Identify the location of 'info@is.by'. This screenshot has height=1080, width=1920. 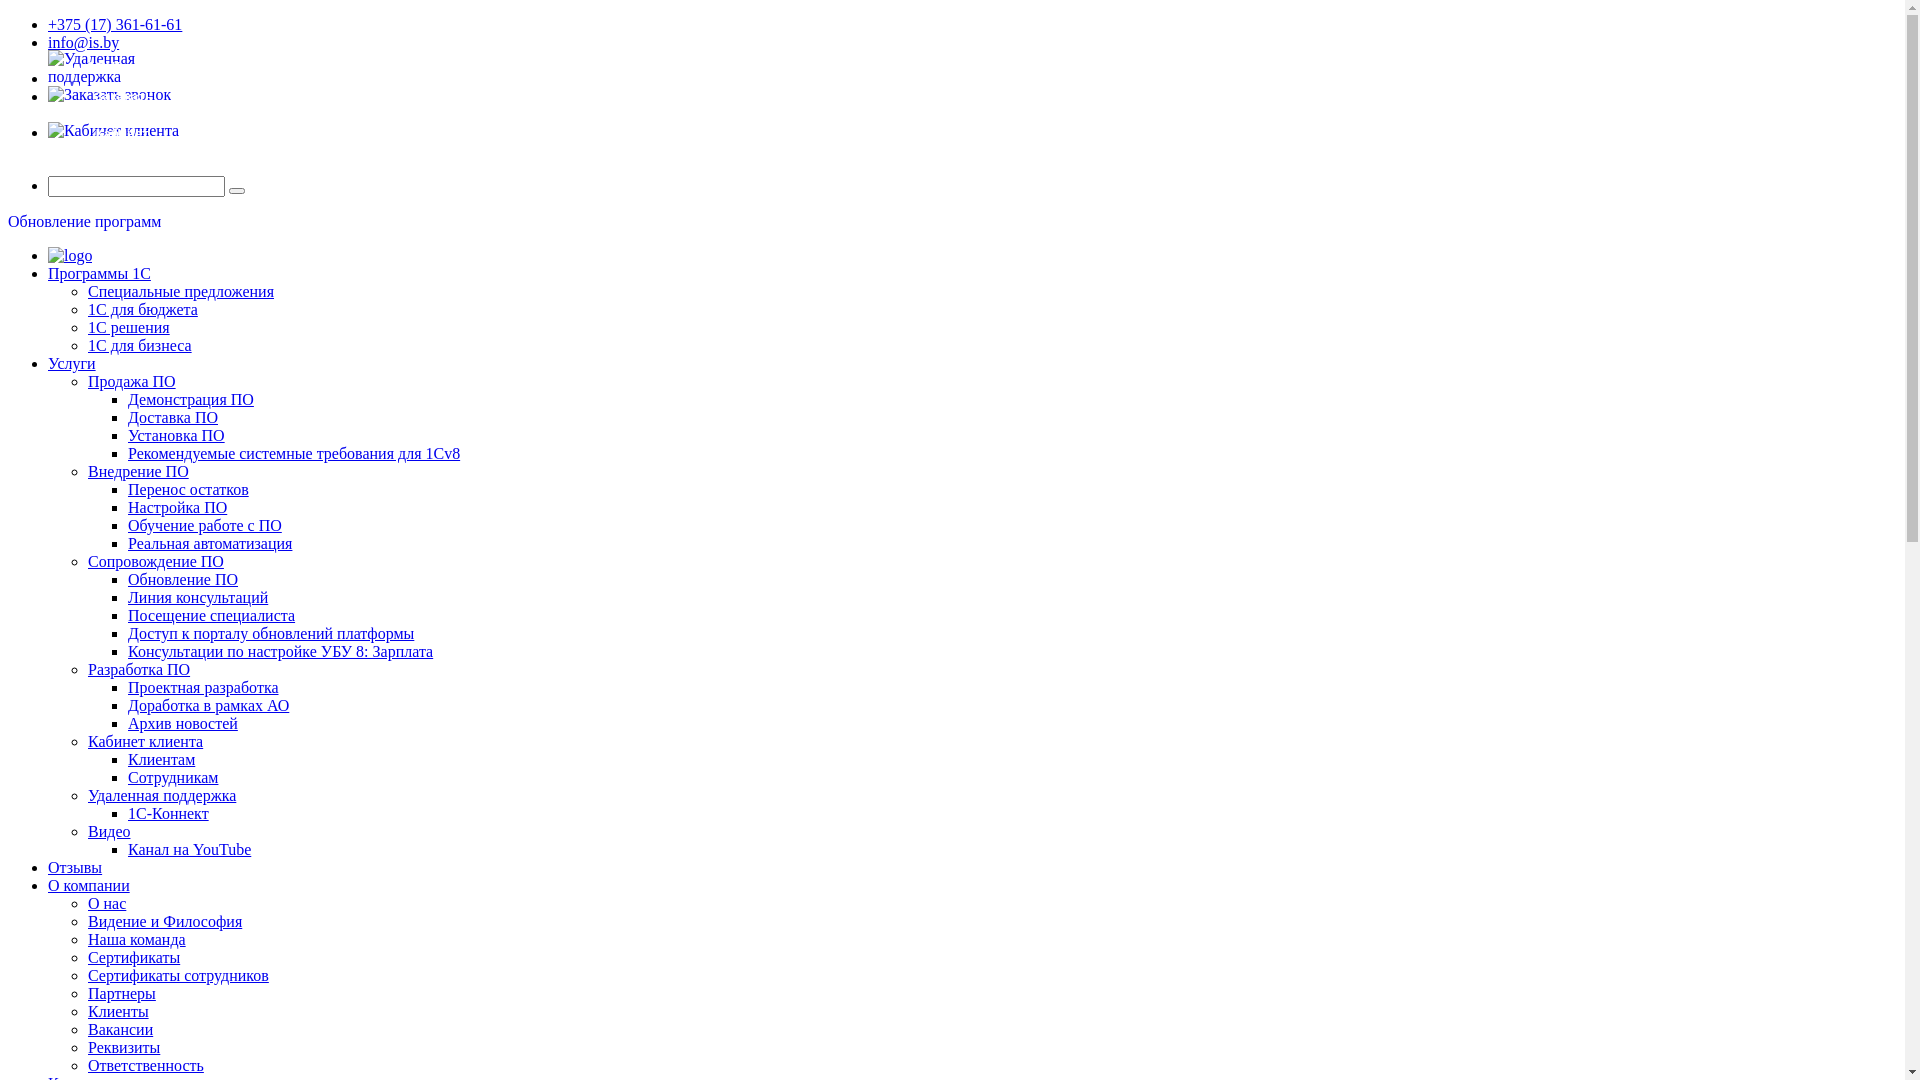
(82, 42).